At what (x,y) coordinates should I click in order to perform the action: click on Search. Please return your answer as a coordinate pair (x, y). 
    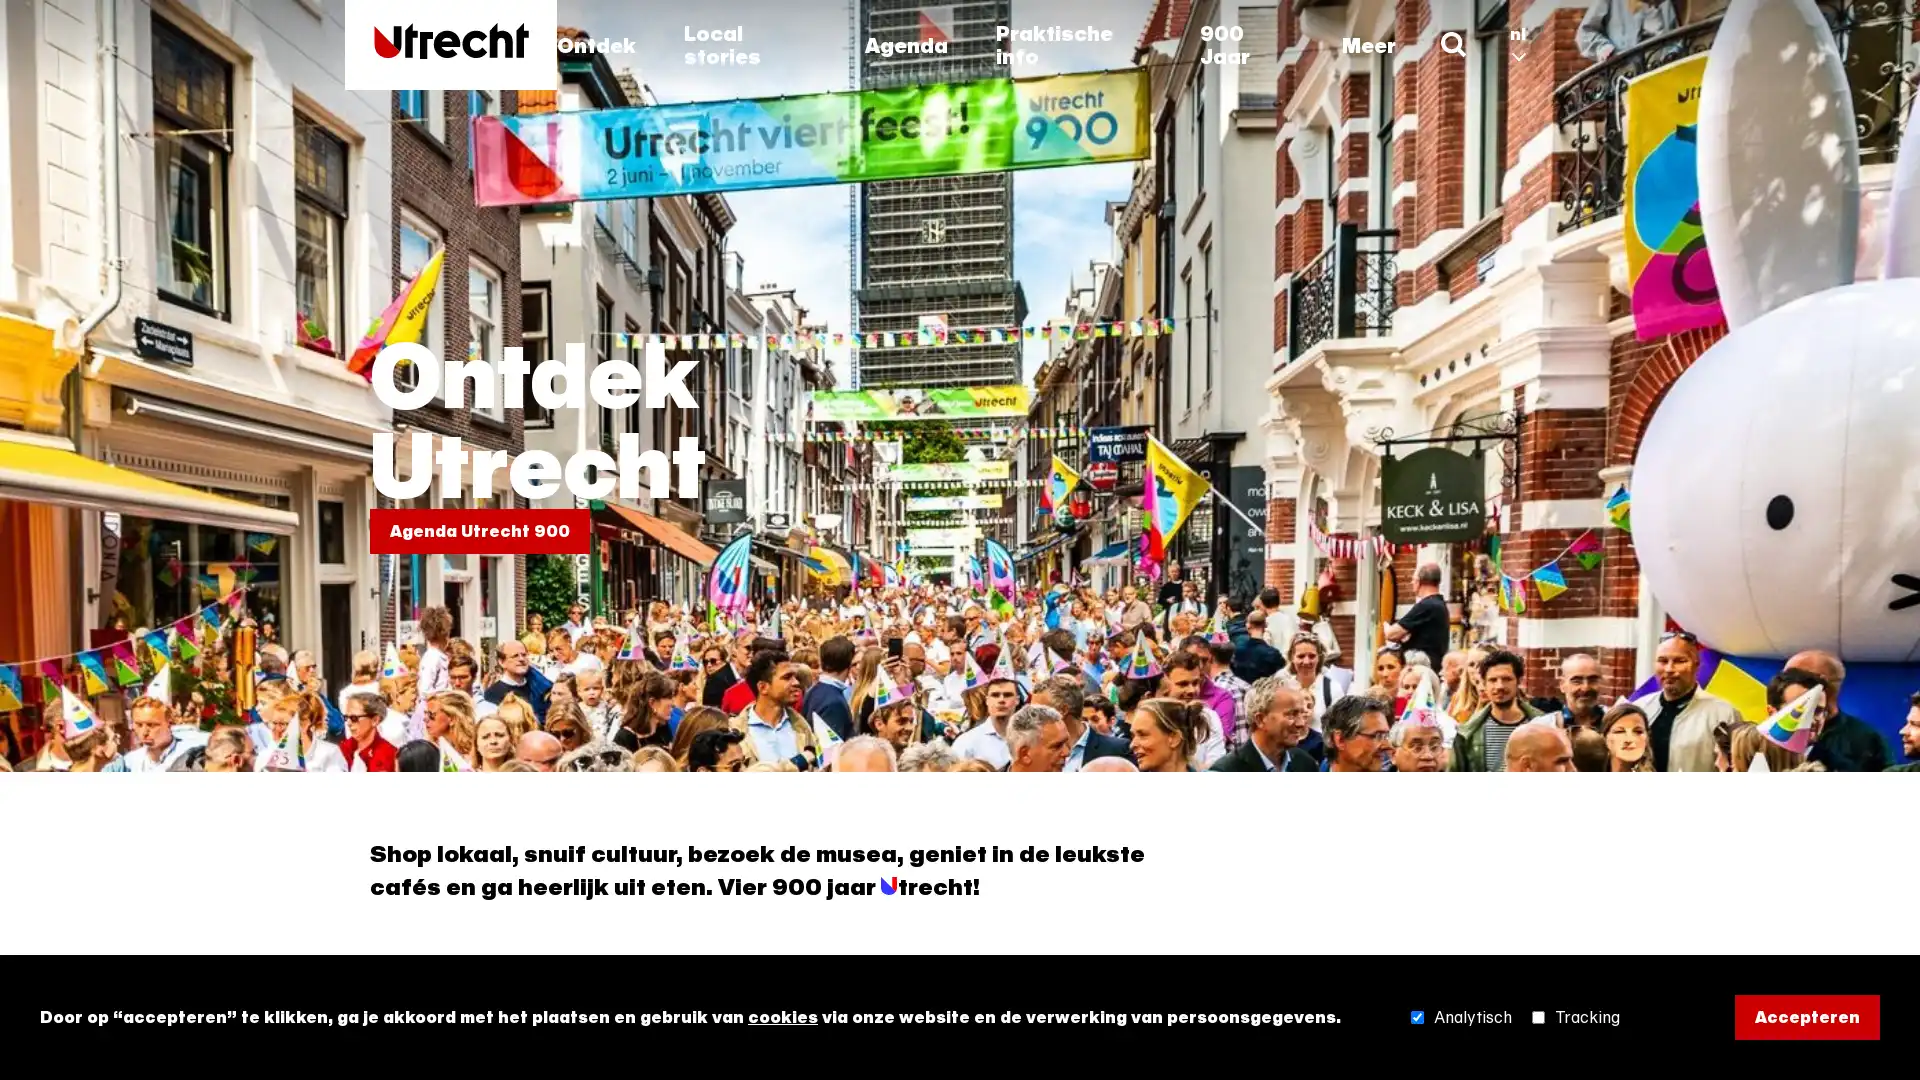
    Looking at the image, I should click on (1452, 45).